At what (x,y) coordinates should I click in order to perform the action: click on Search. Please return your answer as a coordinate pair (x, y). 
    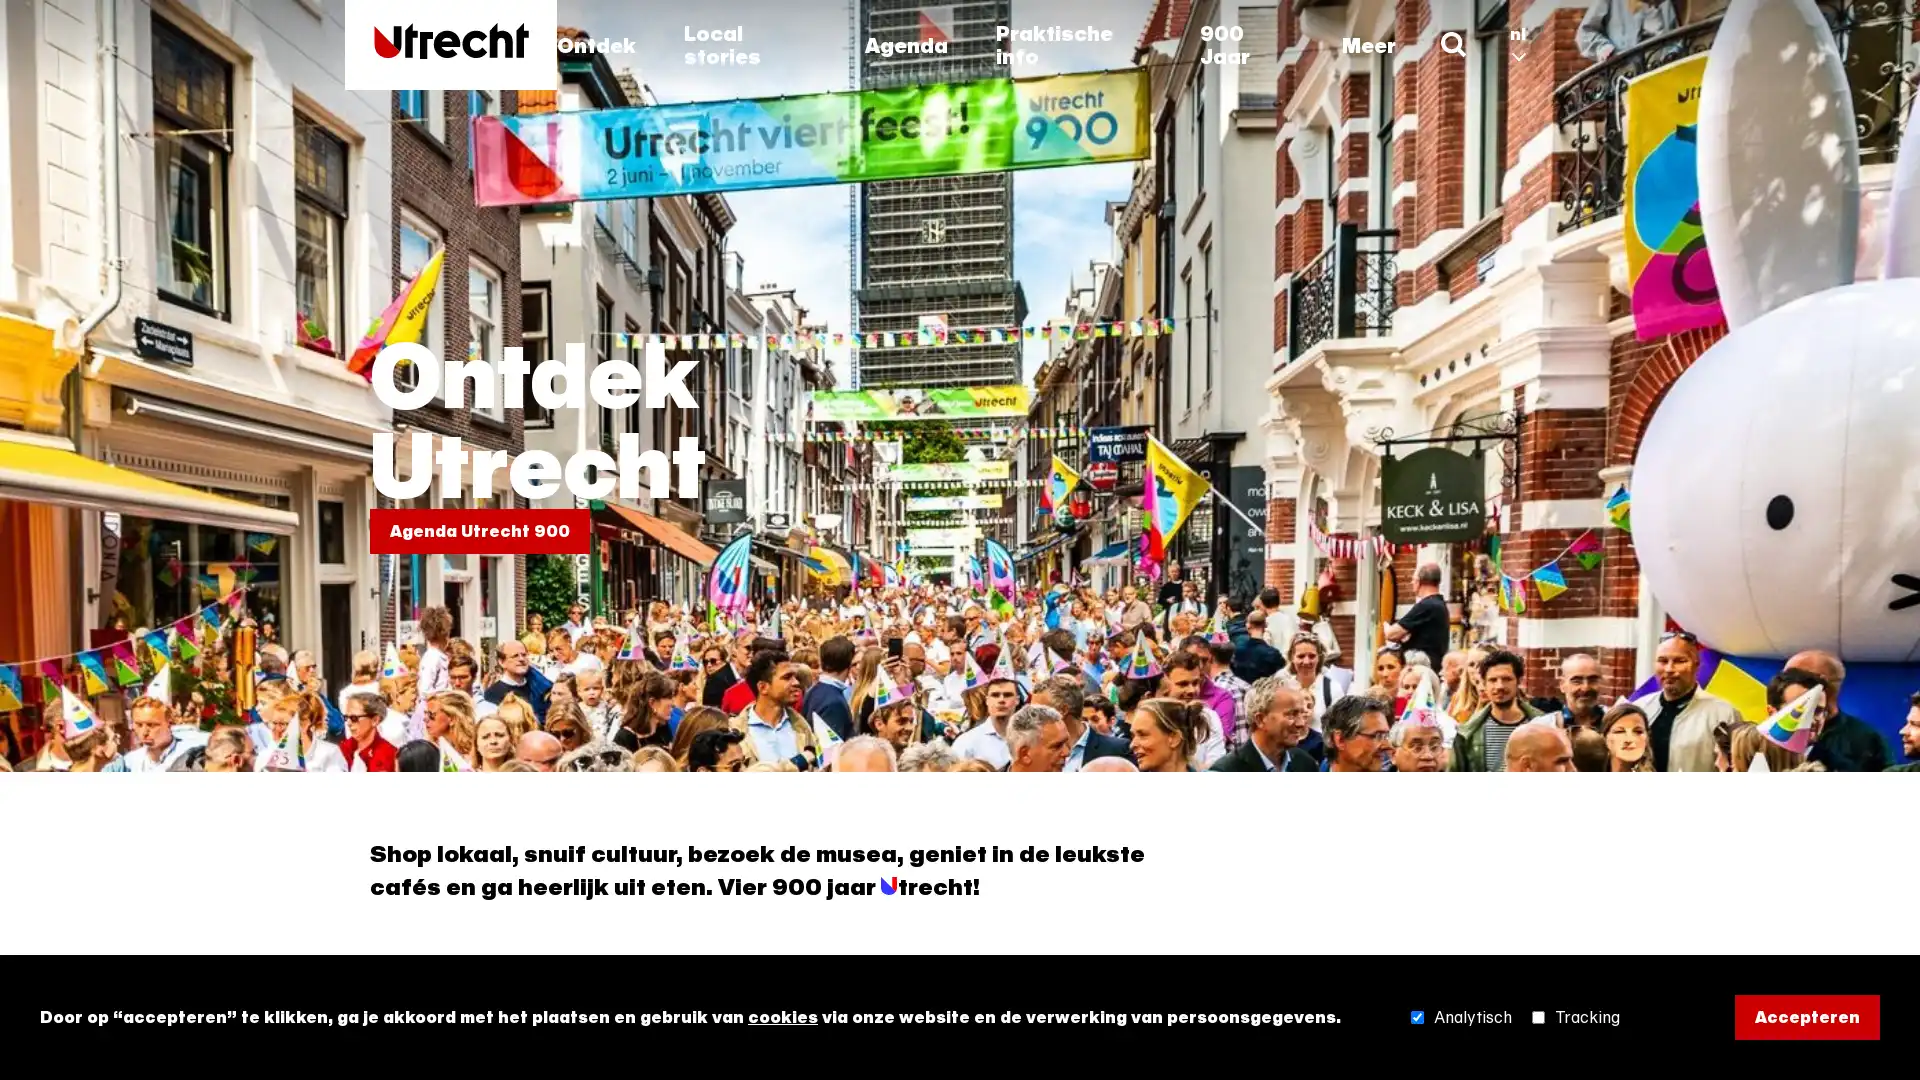
    Looking at the image, I should click on (1452, 45).